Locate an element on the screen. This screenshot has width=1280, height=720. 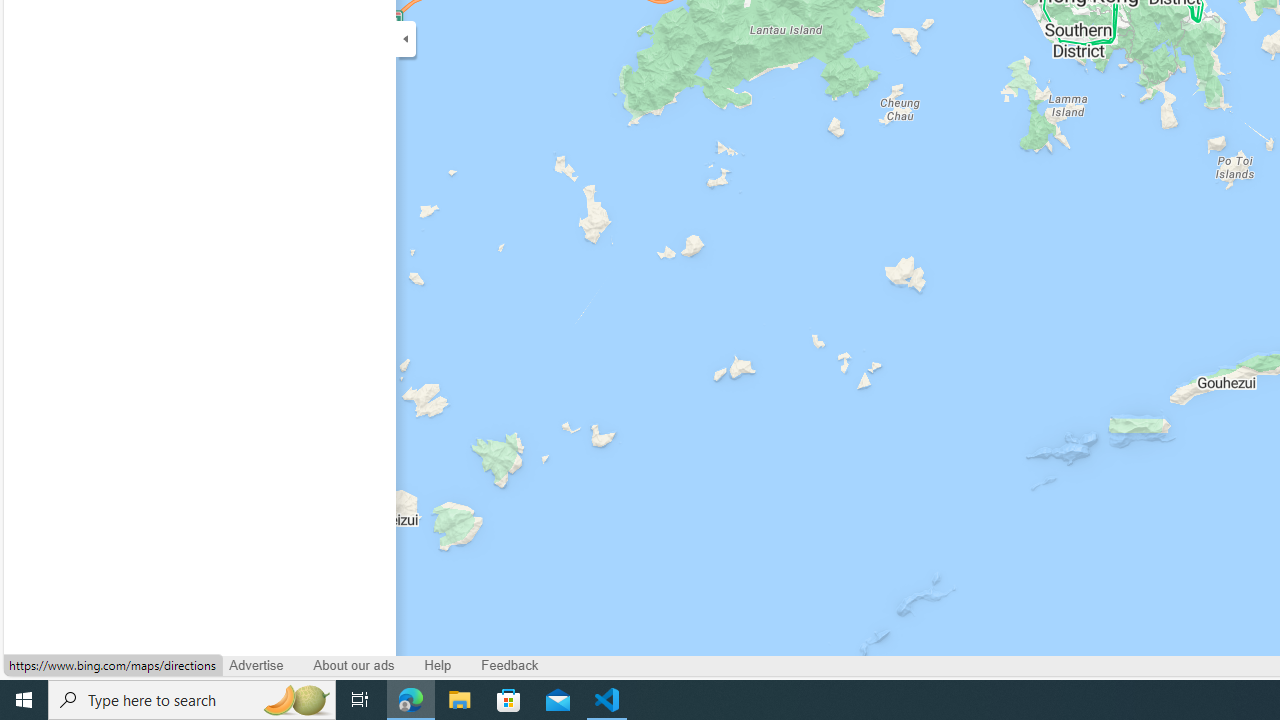
'About our ads' is located at coordinates (354, 665).